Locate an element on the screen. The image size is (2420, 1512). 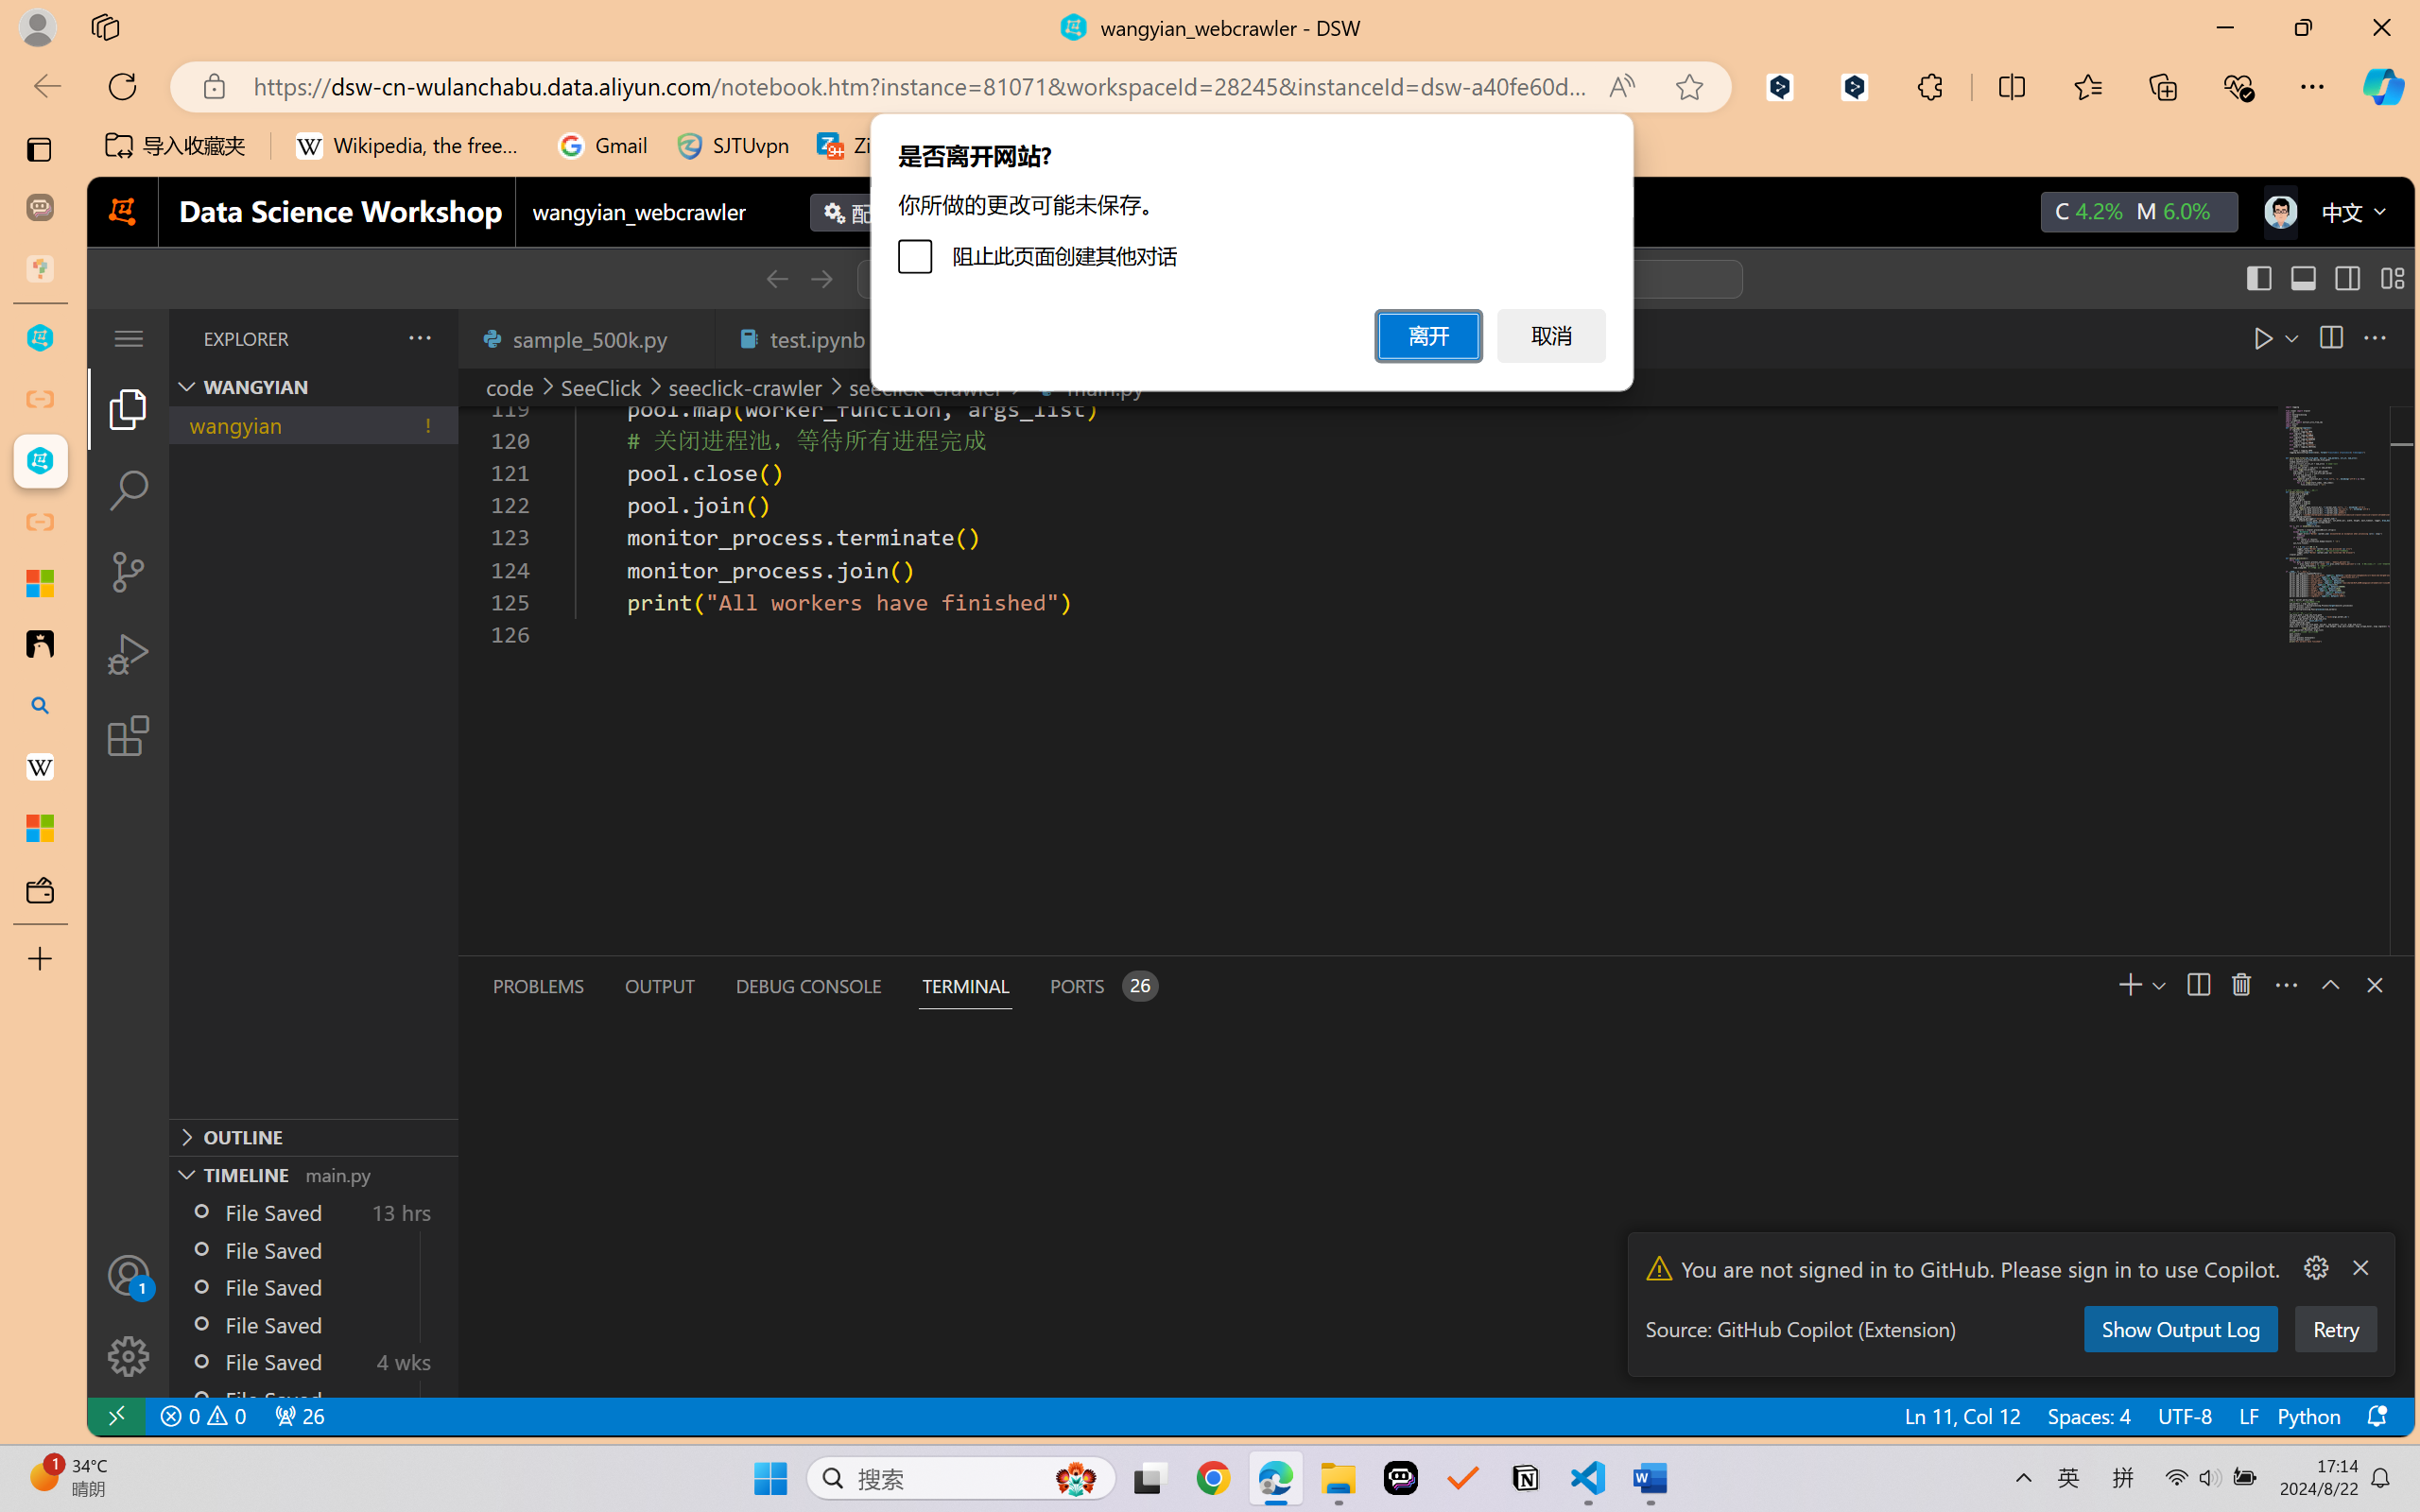
'remote' is located at coordinates (114, 1415).